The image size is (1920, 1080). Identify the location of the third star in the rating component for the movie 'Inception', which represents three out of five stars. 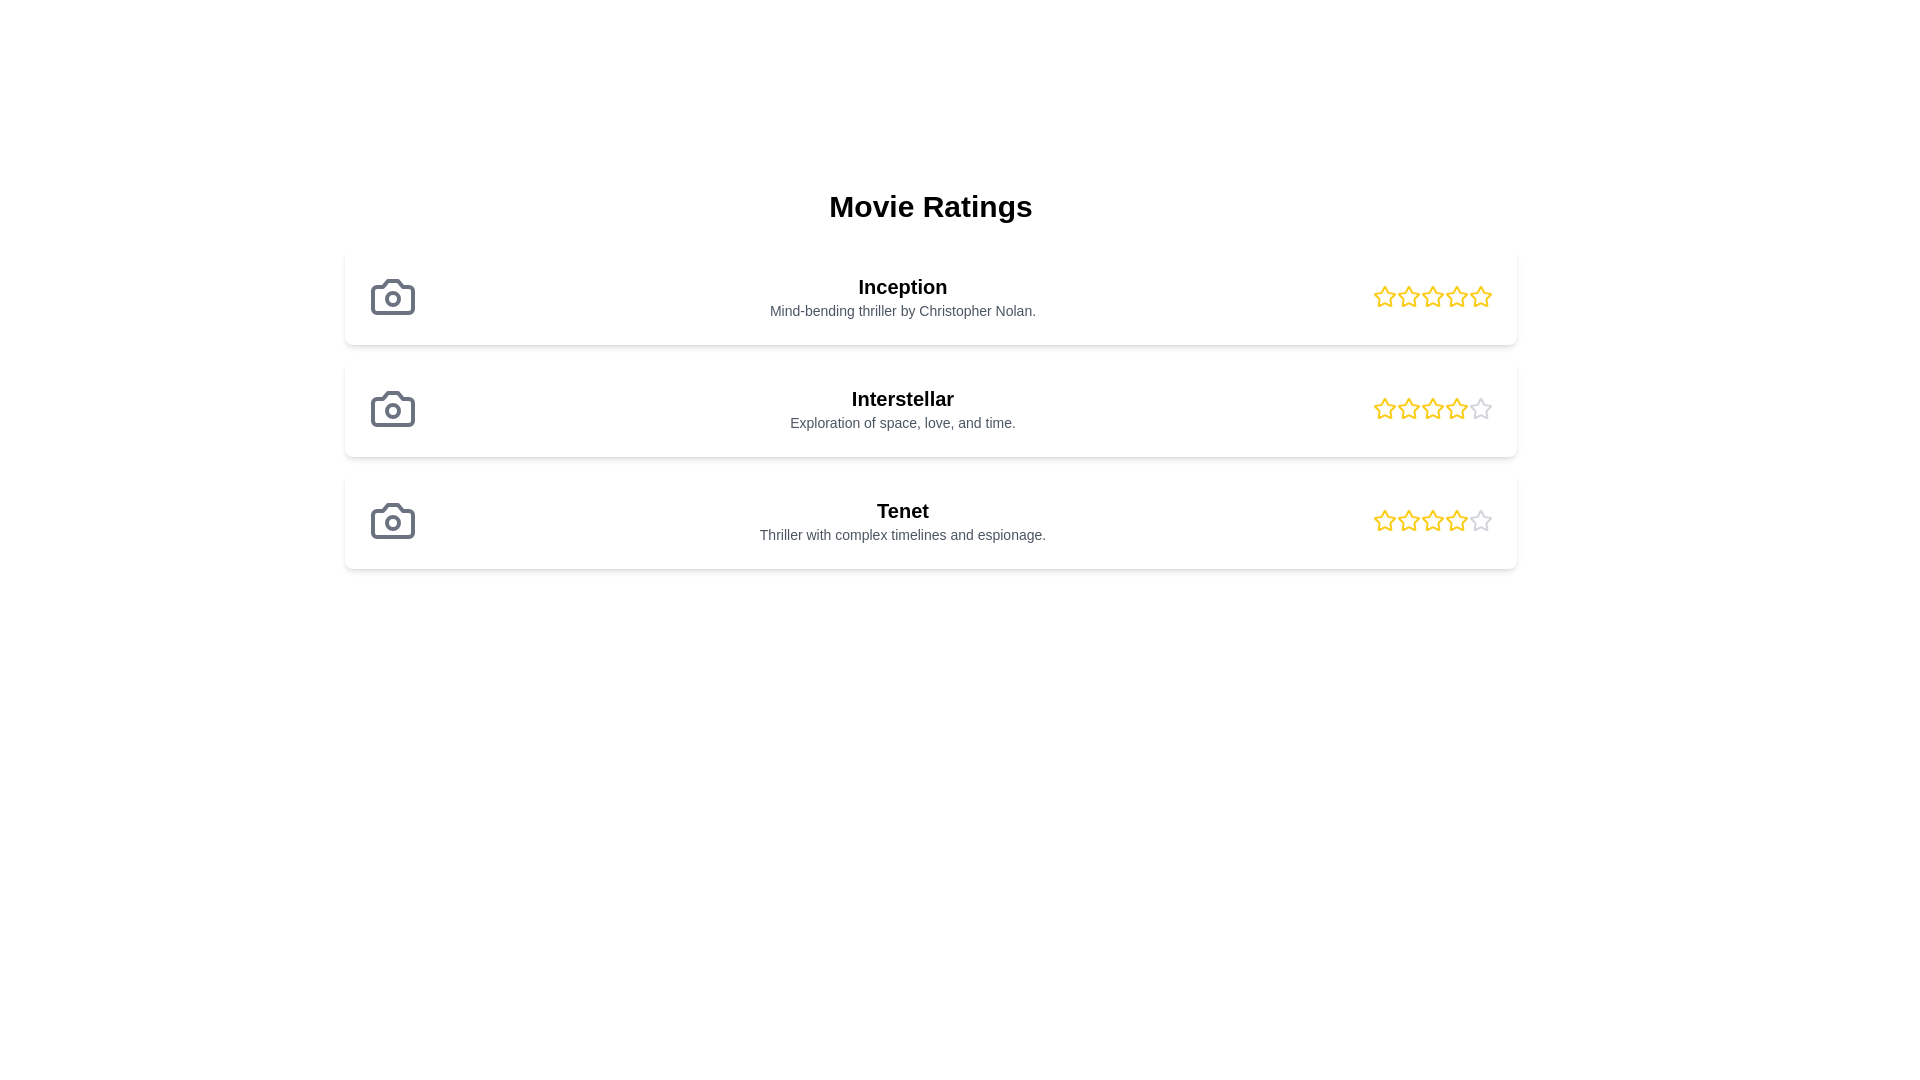
(1432, 297).